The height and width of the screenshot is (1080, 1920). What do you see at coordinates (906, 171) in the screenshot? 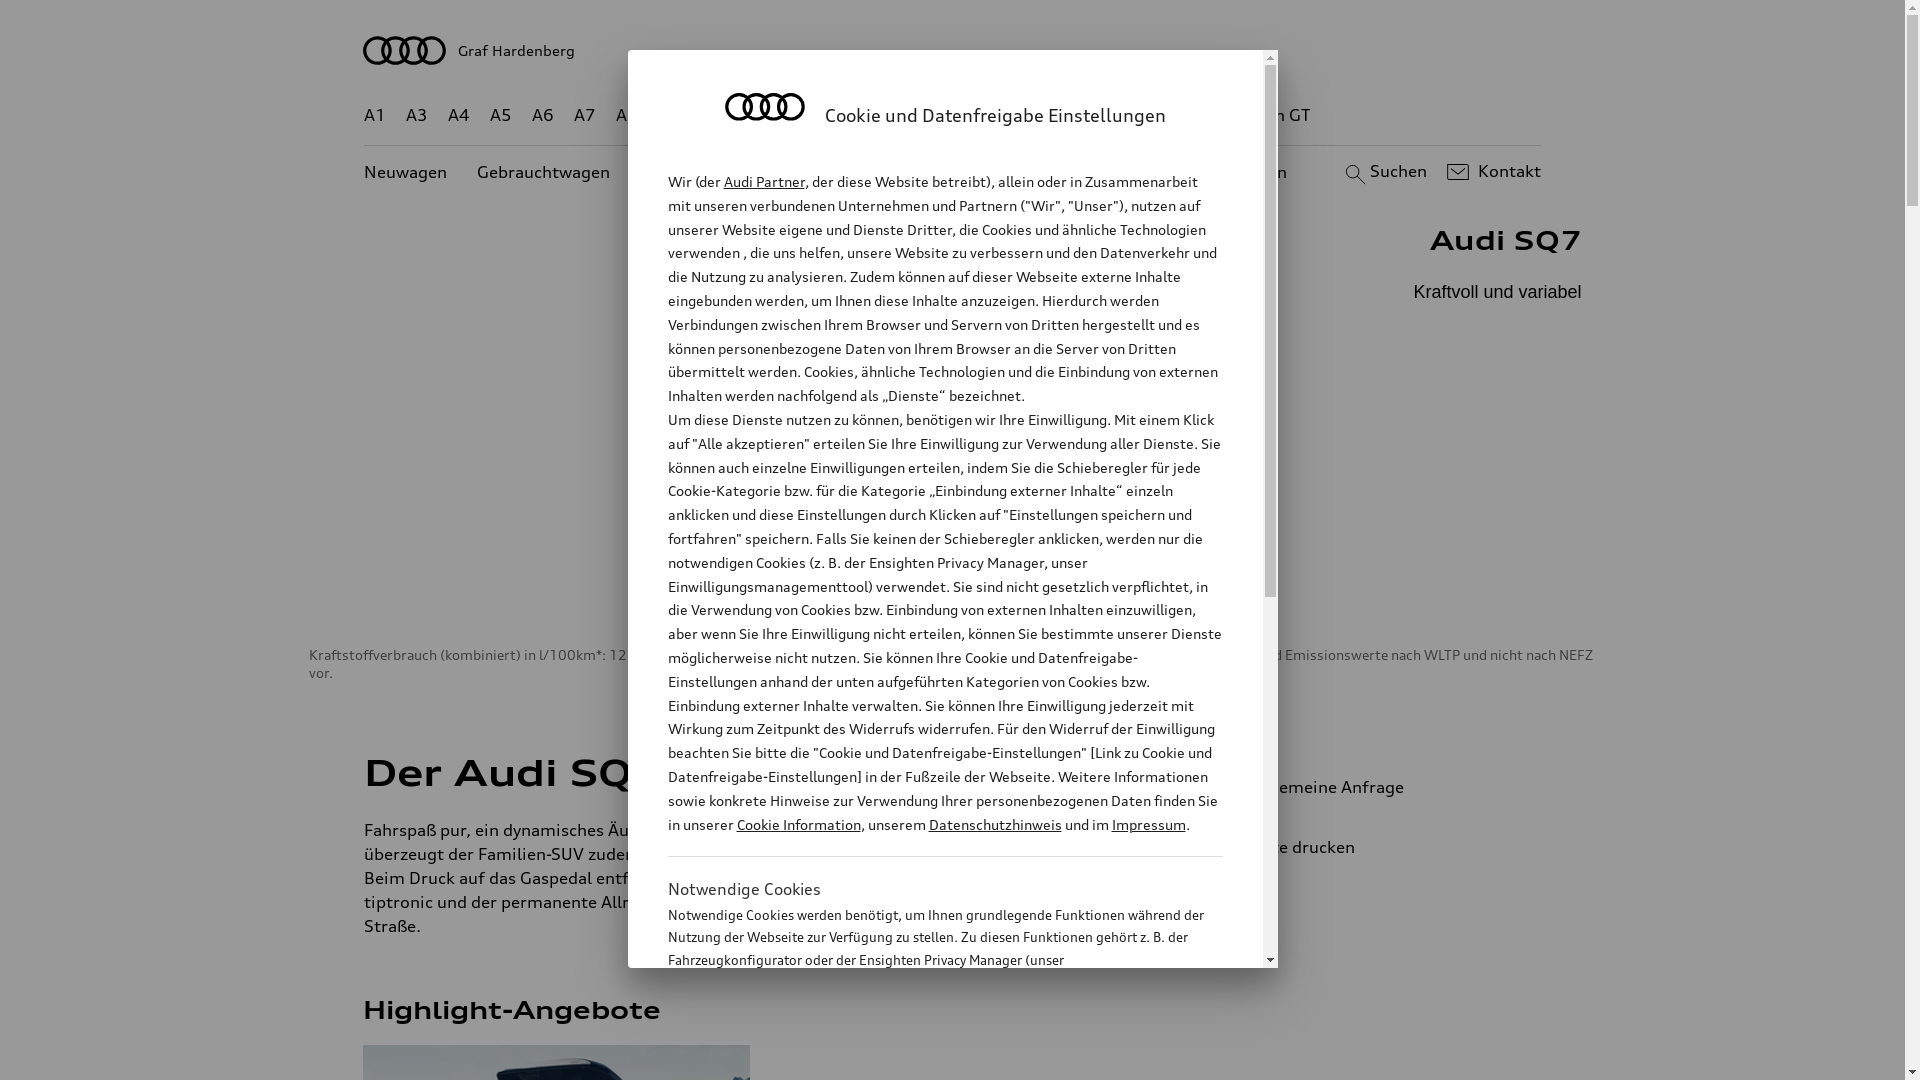
I see `'Kundenservice'` at bounding box center [906, 171].